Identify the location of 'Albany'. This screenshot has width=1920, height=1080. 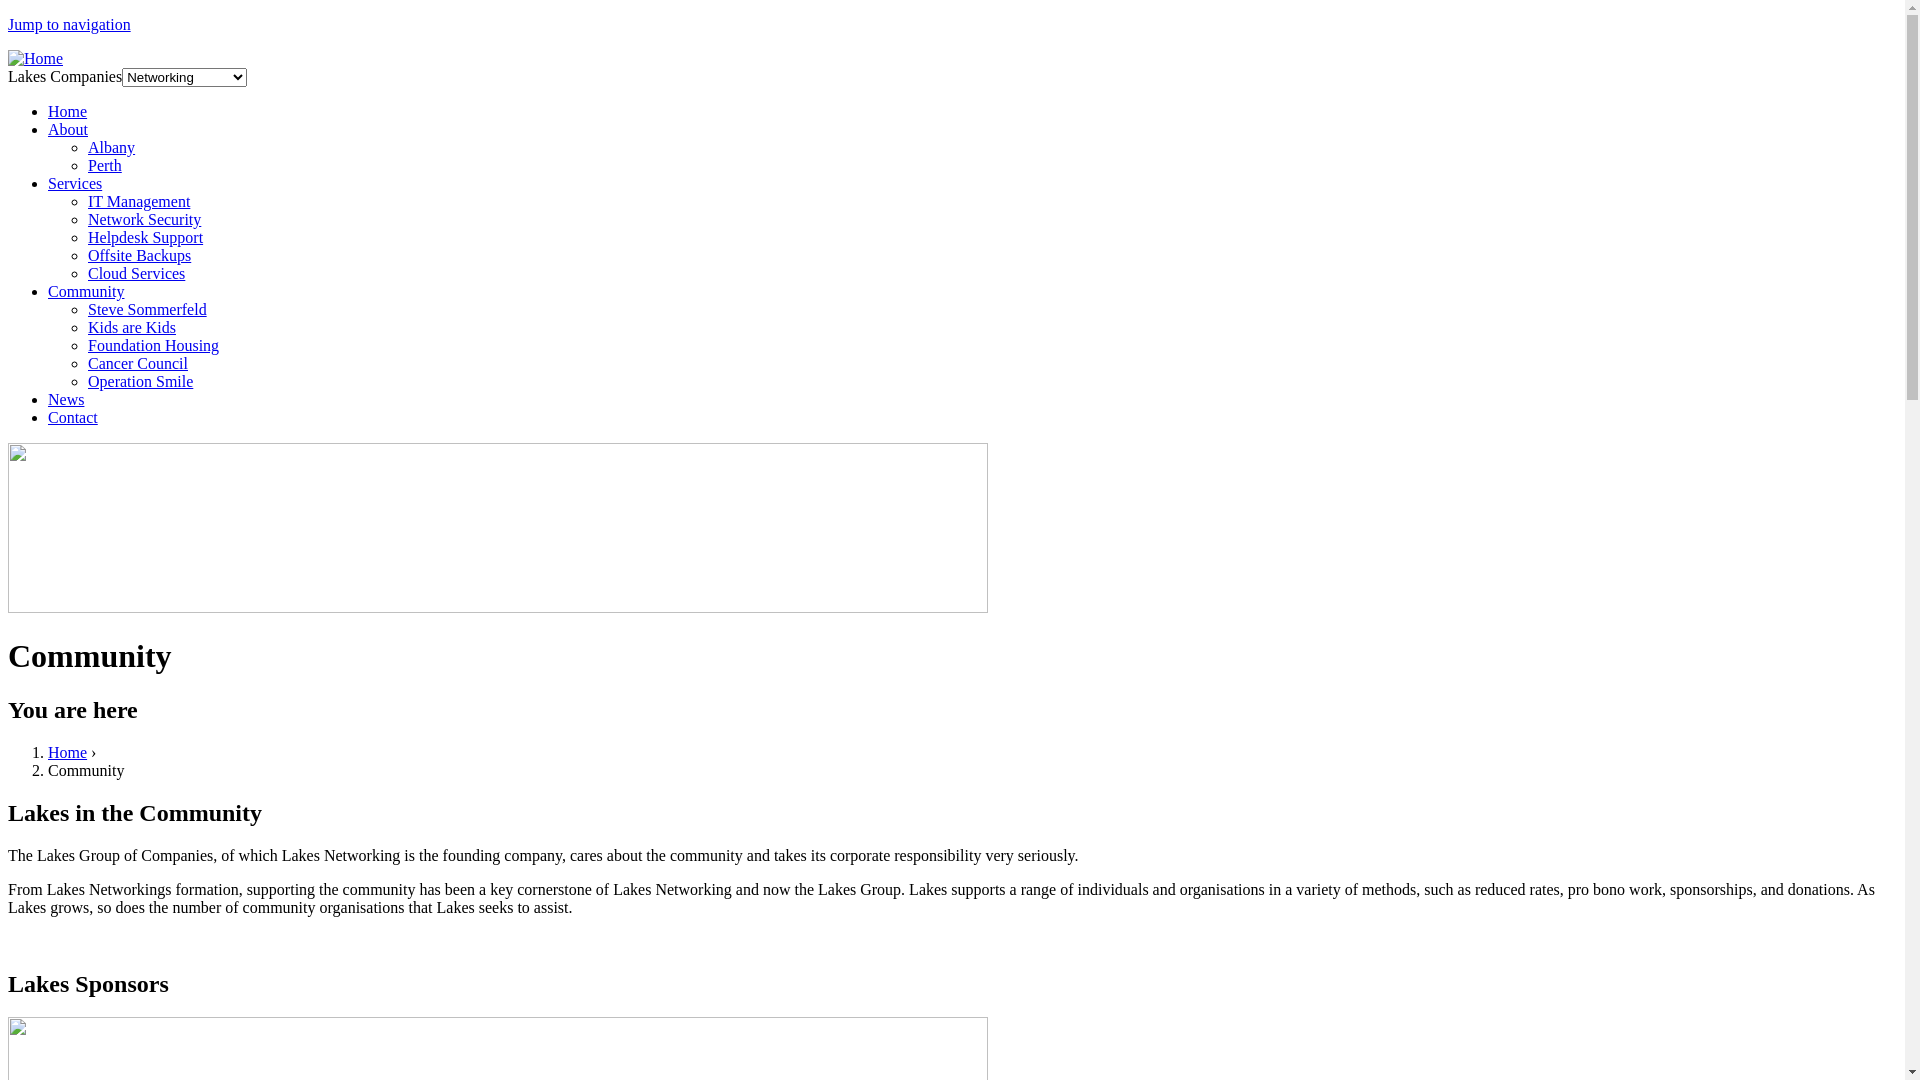
(110, 146).